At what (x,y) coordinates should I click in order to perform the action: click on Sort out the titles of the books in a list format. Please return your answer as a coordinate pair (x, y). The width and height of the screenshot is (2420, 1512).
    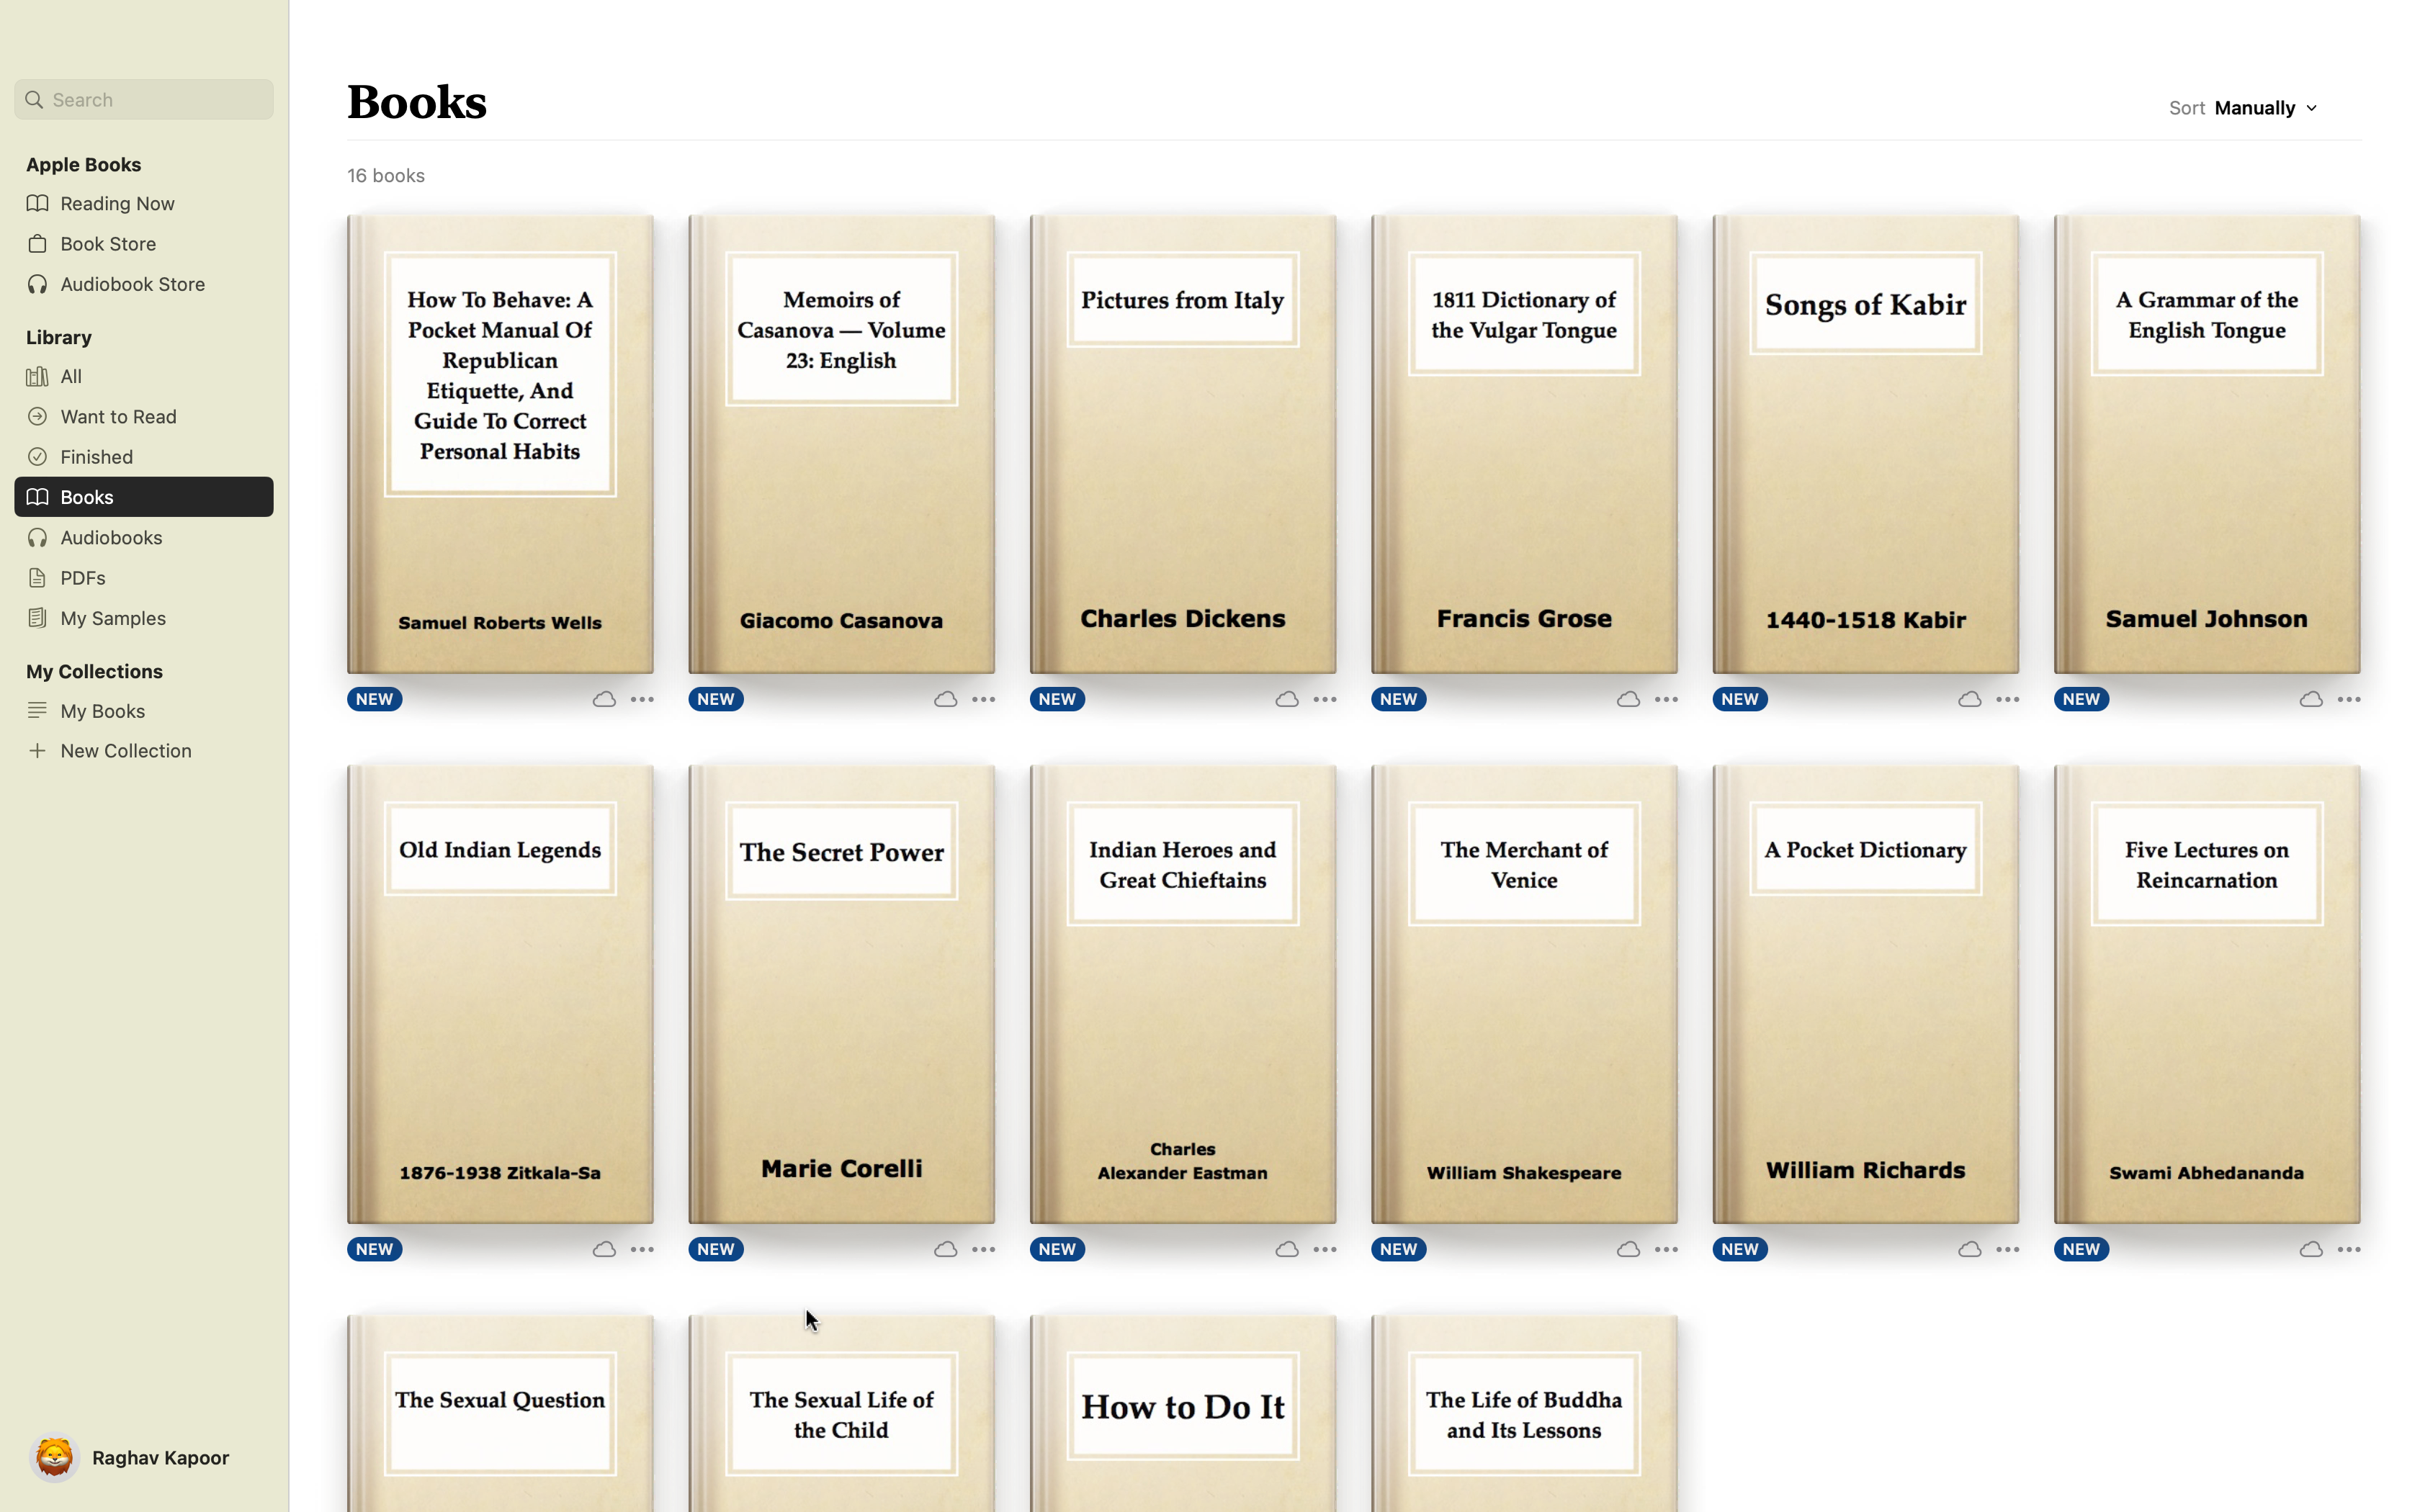
    Looking at the image, I should click on (2269, 111).